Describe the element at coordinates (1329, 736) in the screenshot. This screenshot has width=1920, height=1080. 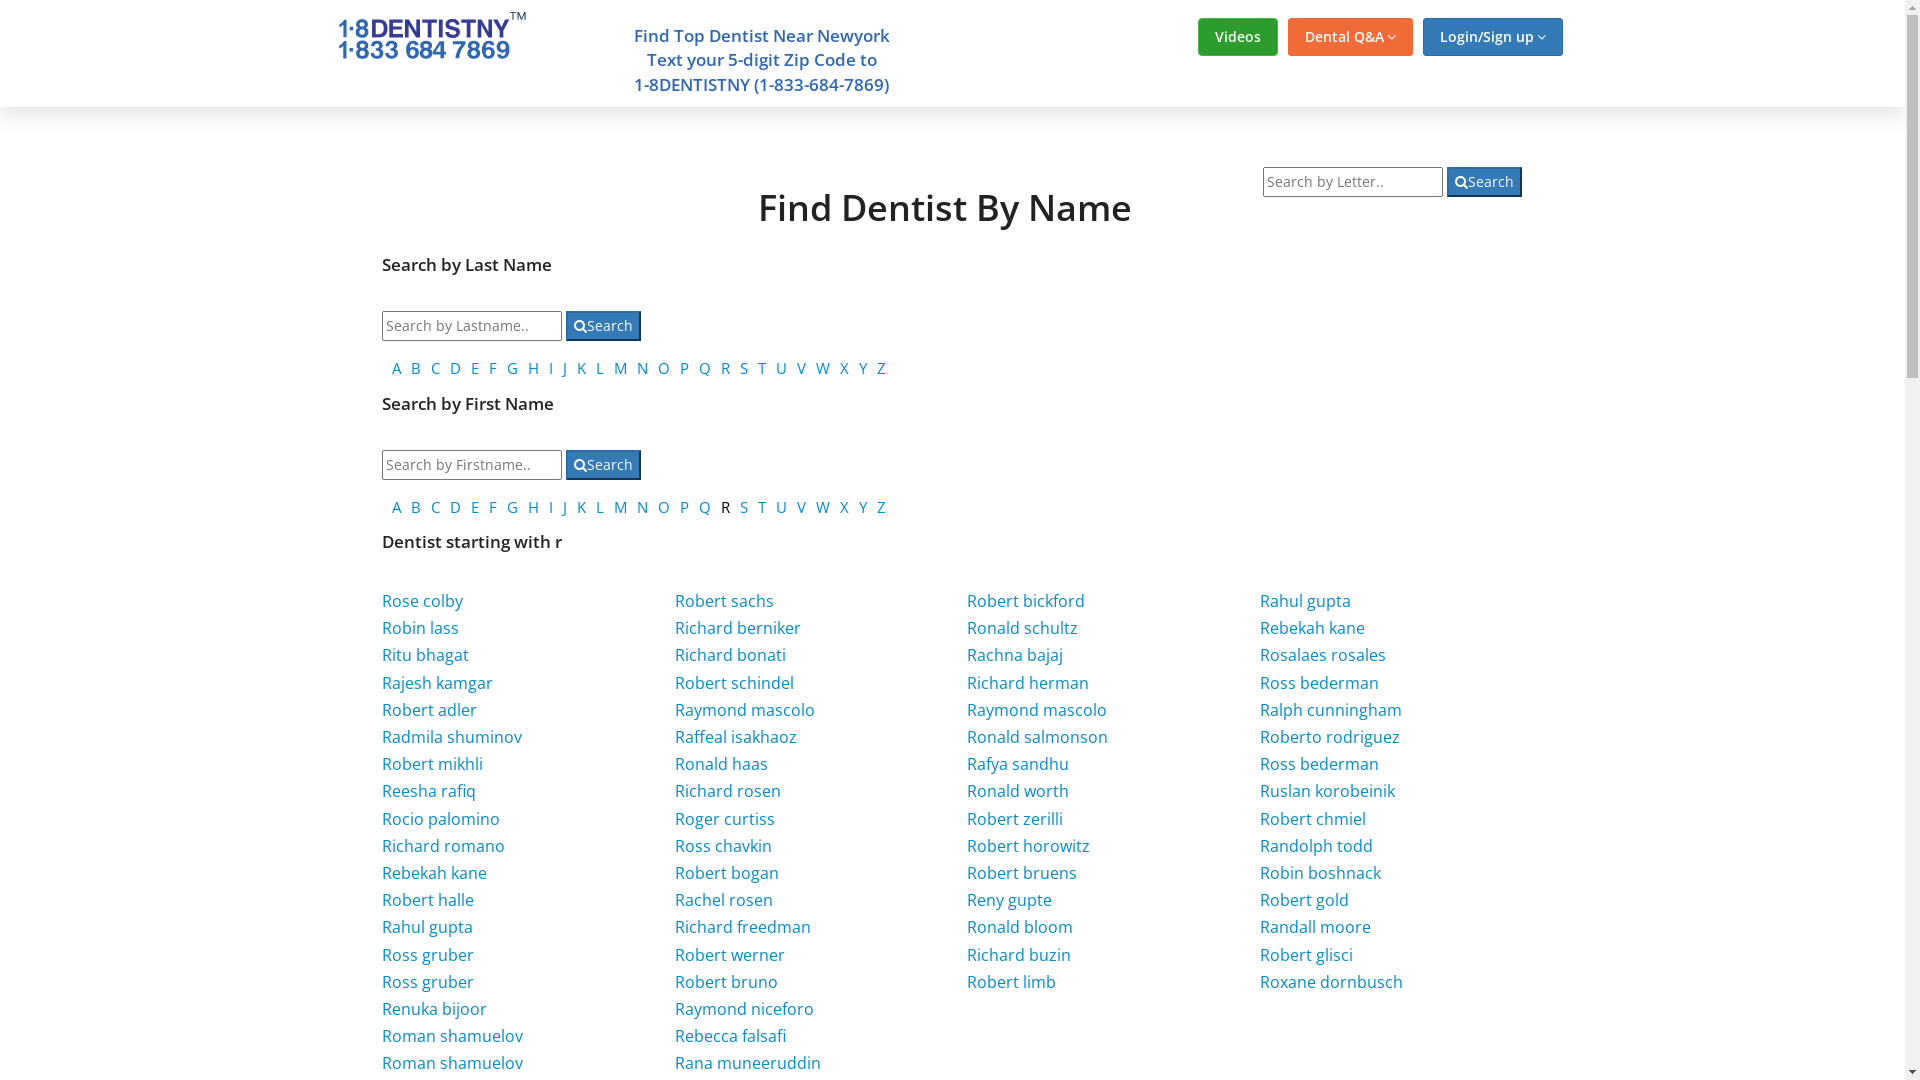
I see `'Roberto rodriguez'` at that location.